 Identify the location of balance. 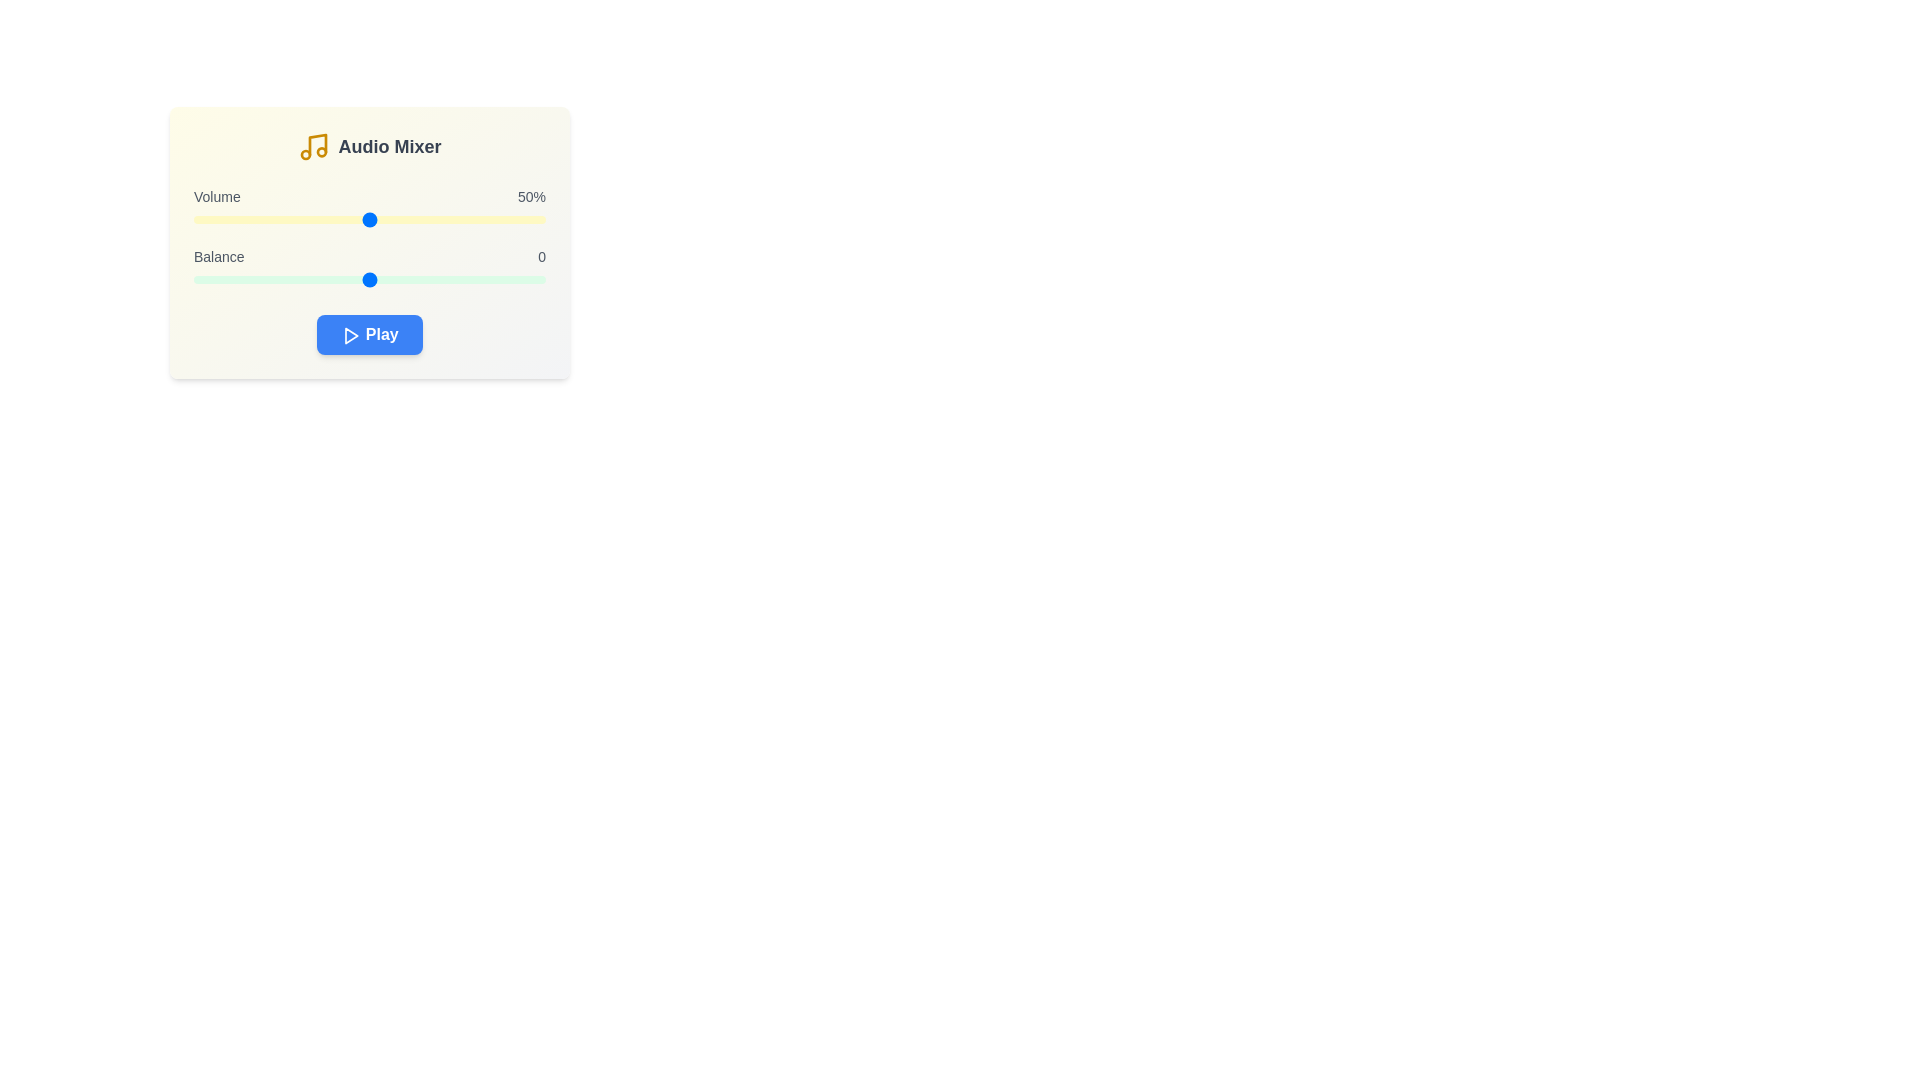
(352, 280).